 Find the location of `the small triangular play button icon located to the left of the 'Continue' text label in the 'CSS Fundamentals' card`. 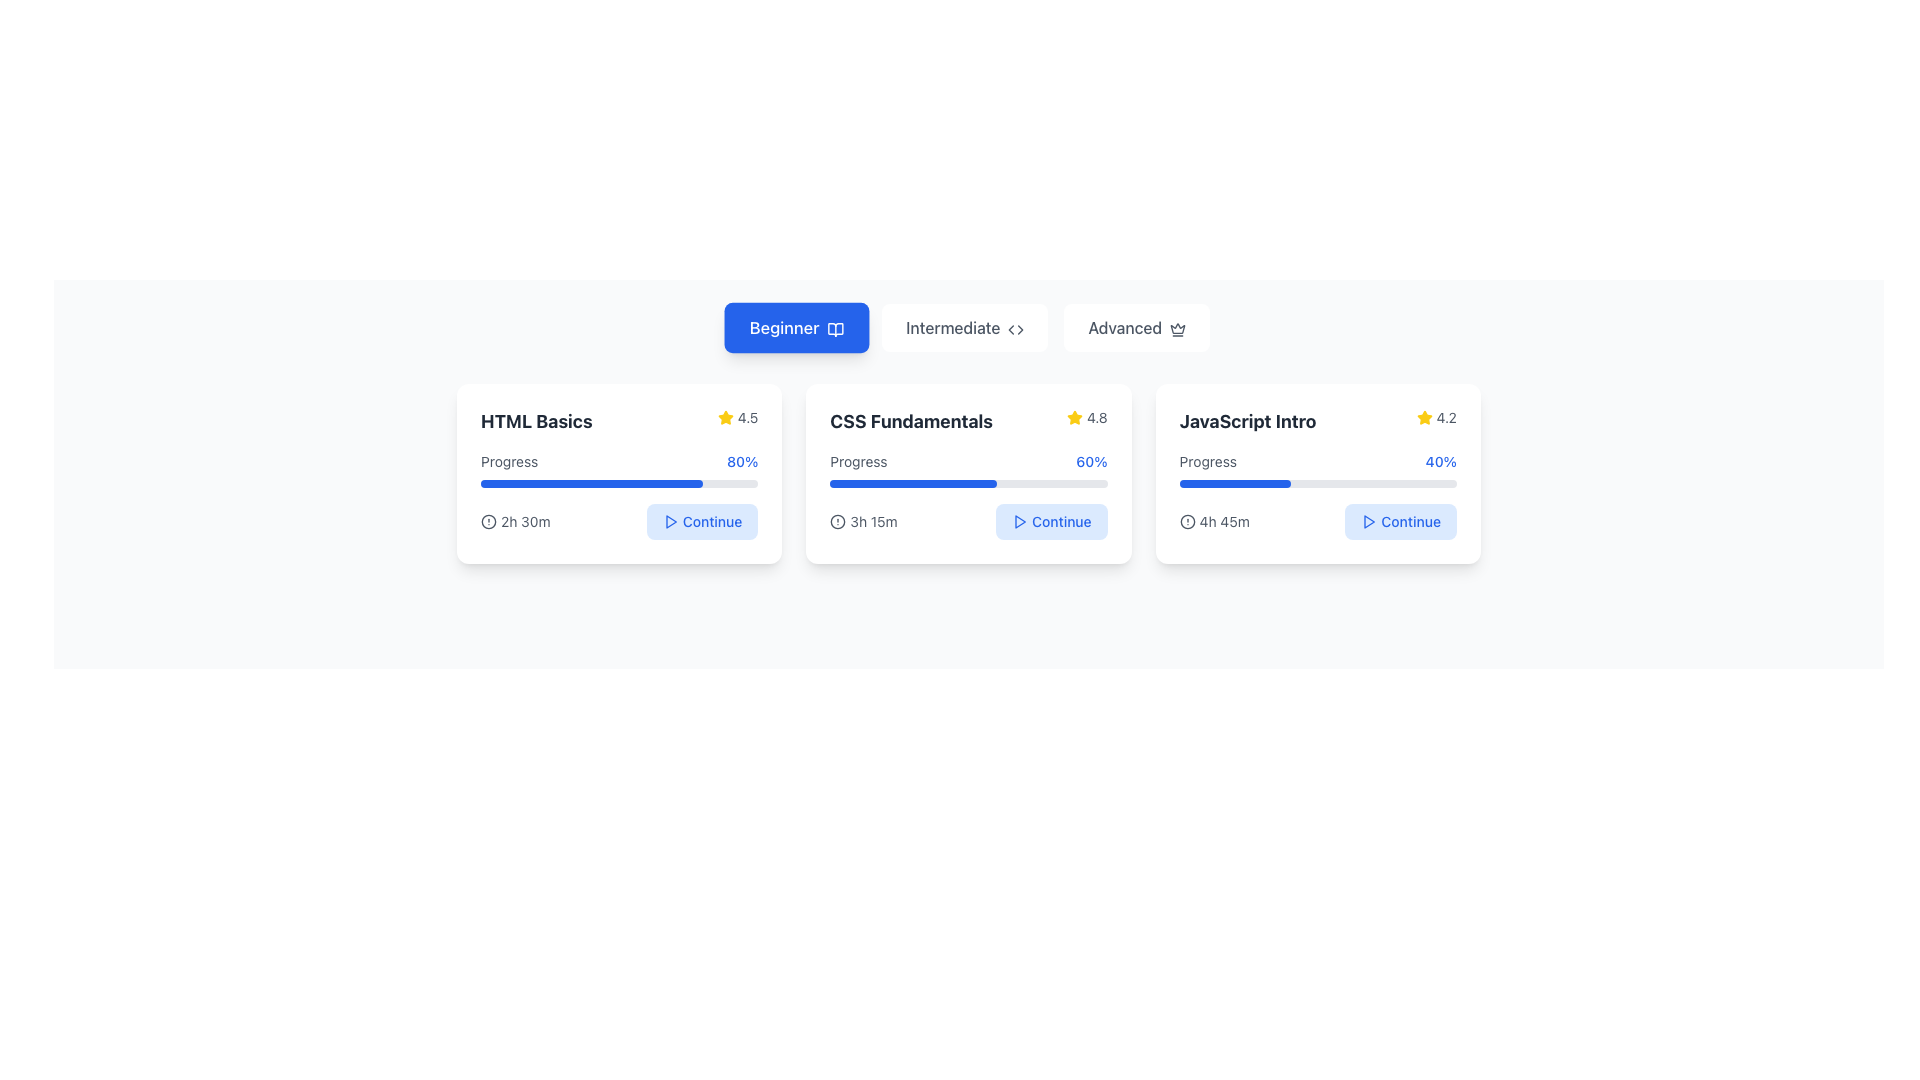

the small triangular play button icon located to the left of the 'Continue' text label in the 'CSS Fundamentals' card is located at coordinates (1020, 520).